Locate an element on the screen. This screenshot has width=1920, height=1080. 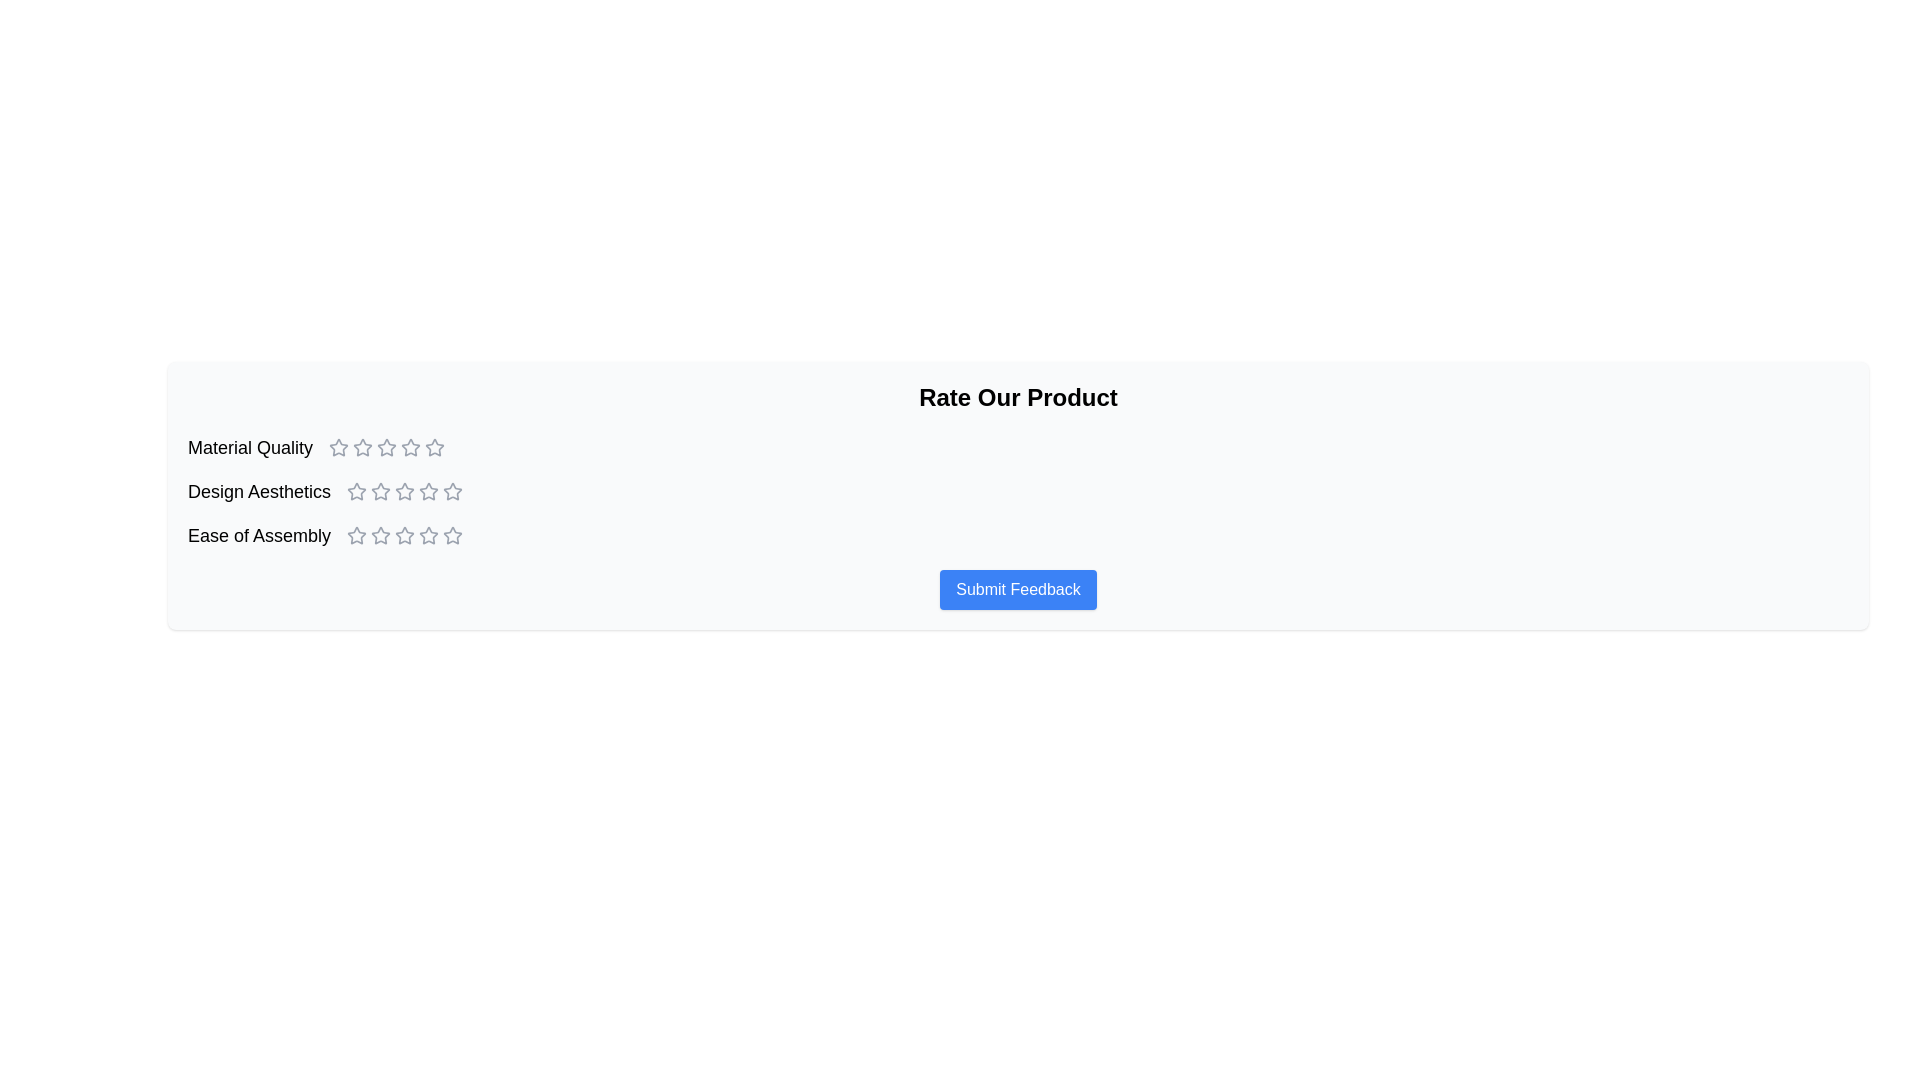
the fourth rating star icon under the 'Ease of Assembly' category to indicate potential selection is located at coordinates (404, 535).